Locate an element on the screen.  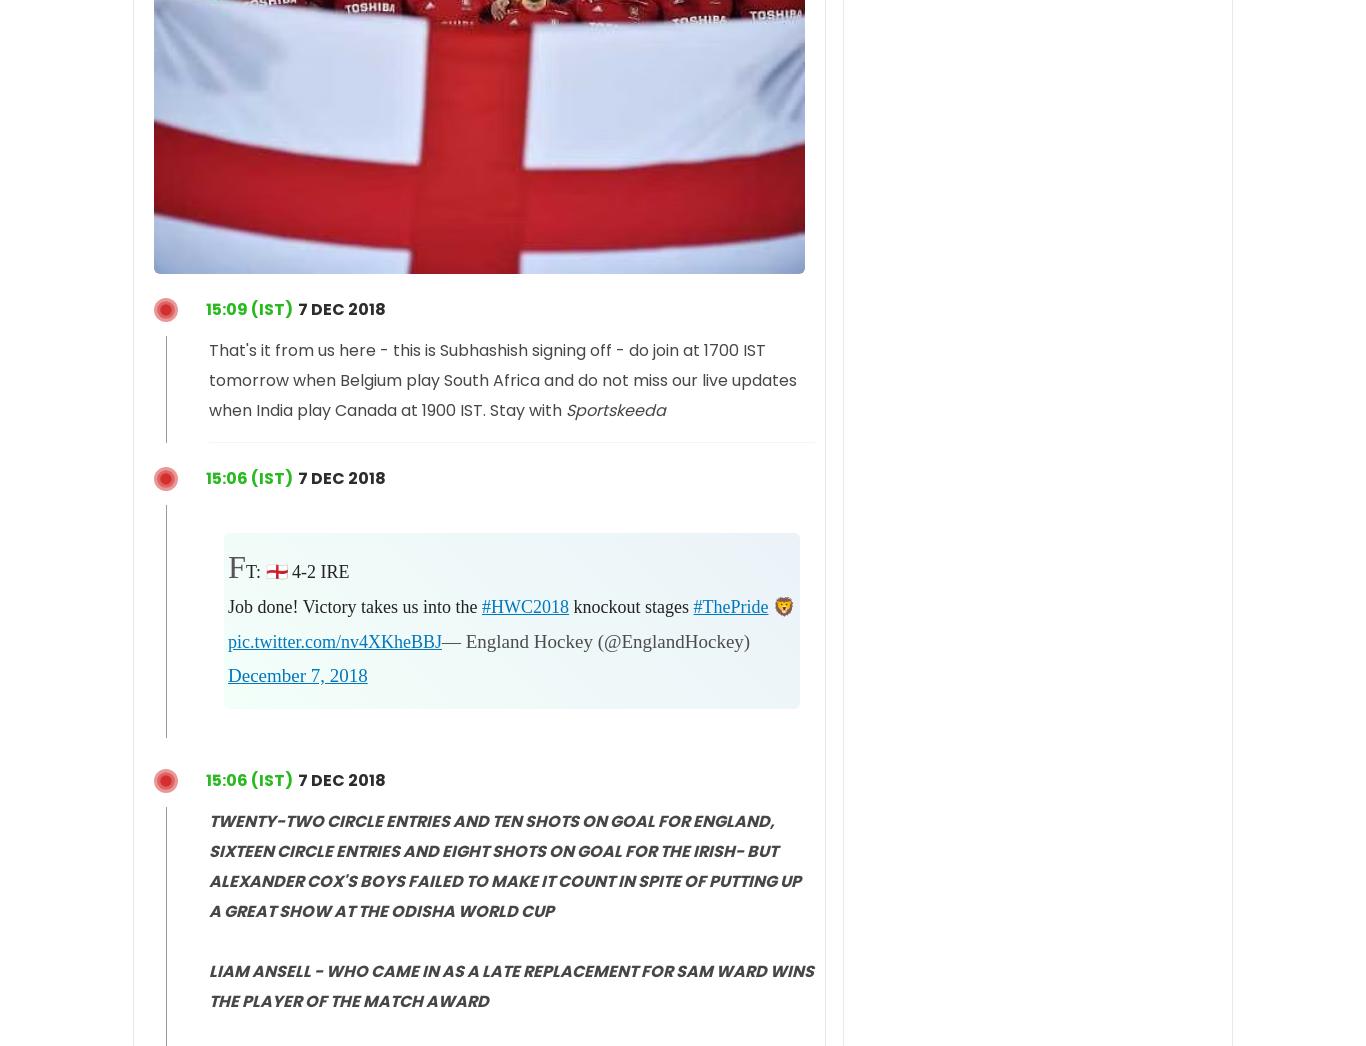
'TWENTY-TWO CIRCLE ENTRIES AND TEN SHOTS ON GOAL FOR ENGLAND, SIXTEEN CIRCLE ENTRIES AND EIGHT SHOTS ON GOAL FOR THE IRISH- BUT ALEXANDER COX'S BOYS FAILED TO MAKE IT COUNT IN SPITE OF PUTTING UP A GREAT SHOW AT THE ODISHA WORLD CUP' is located at coordinates (505, 864).